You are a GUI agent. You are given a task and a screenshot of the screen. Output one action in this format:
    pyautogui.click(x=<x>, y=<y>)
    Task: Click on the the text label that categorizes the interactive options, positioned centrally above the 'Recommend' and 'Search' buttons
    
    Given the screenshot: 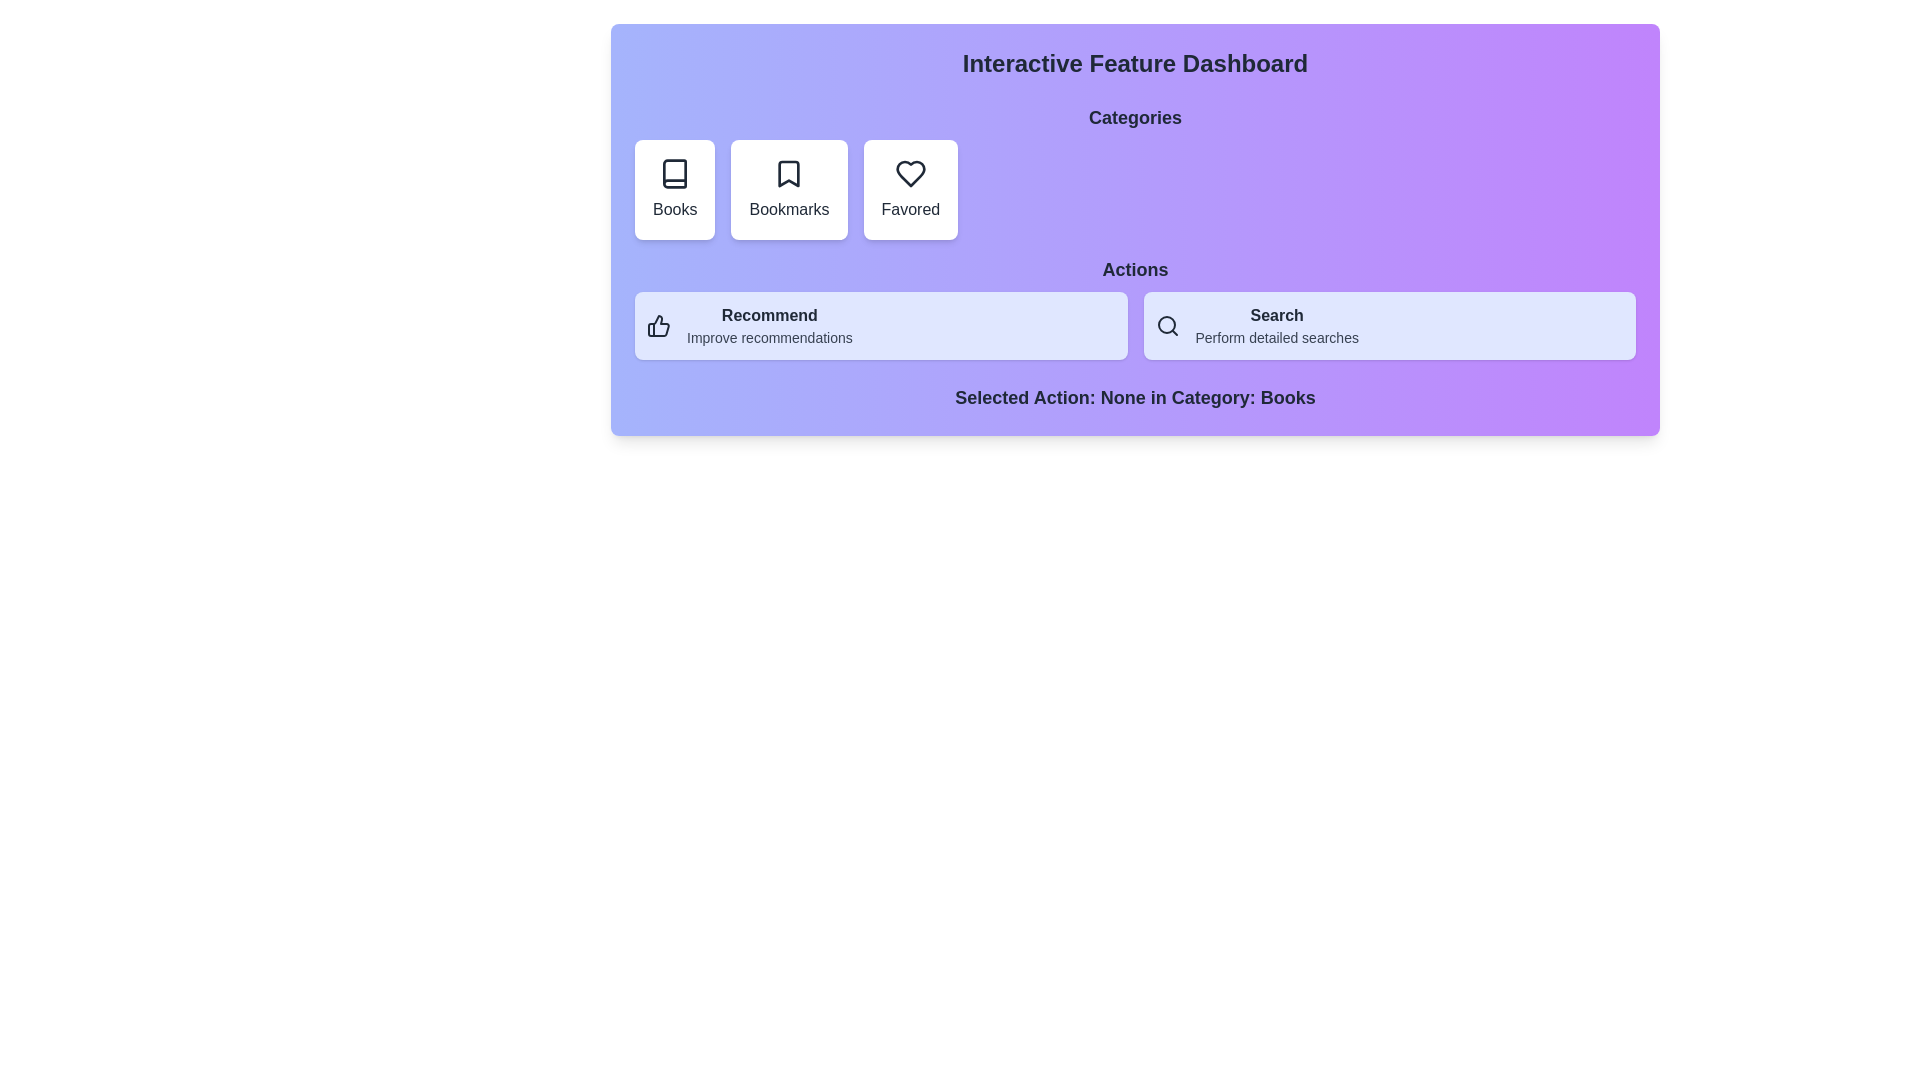 What is the action you would take?
    pyautogui.click(x=1135, y=270)
    